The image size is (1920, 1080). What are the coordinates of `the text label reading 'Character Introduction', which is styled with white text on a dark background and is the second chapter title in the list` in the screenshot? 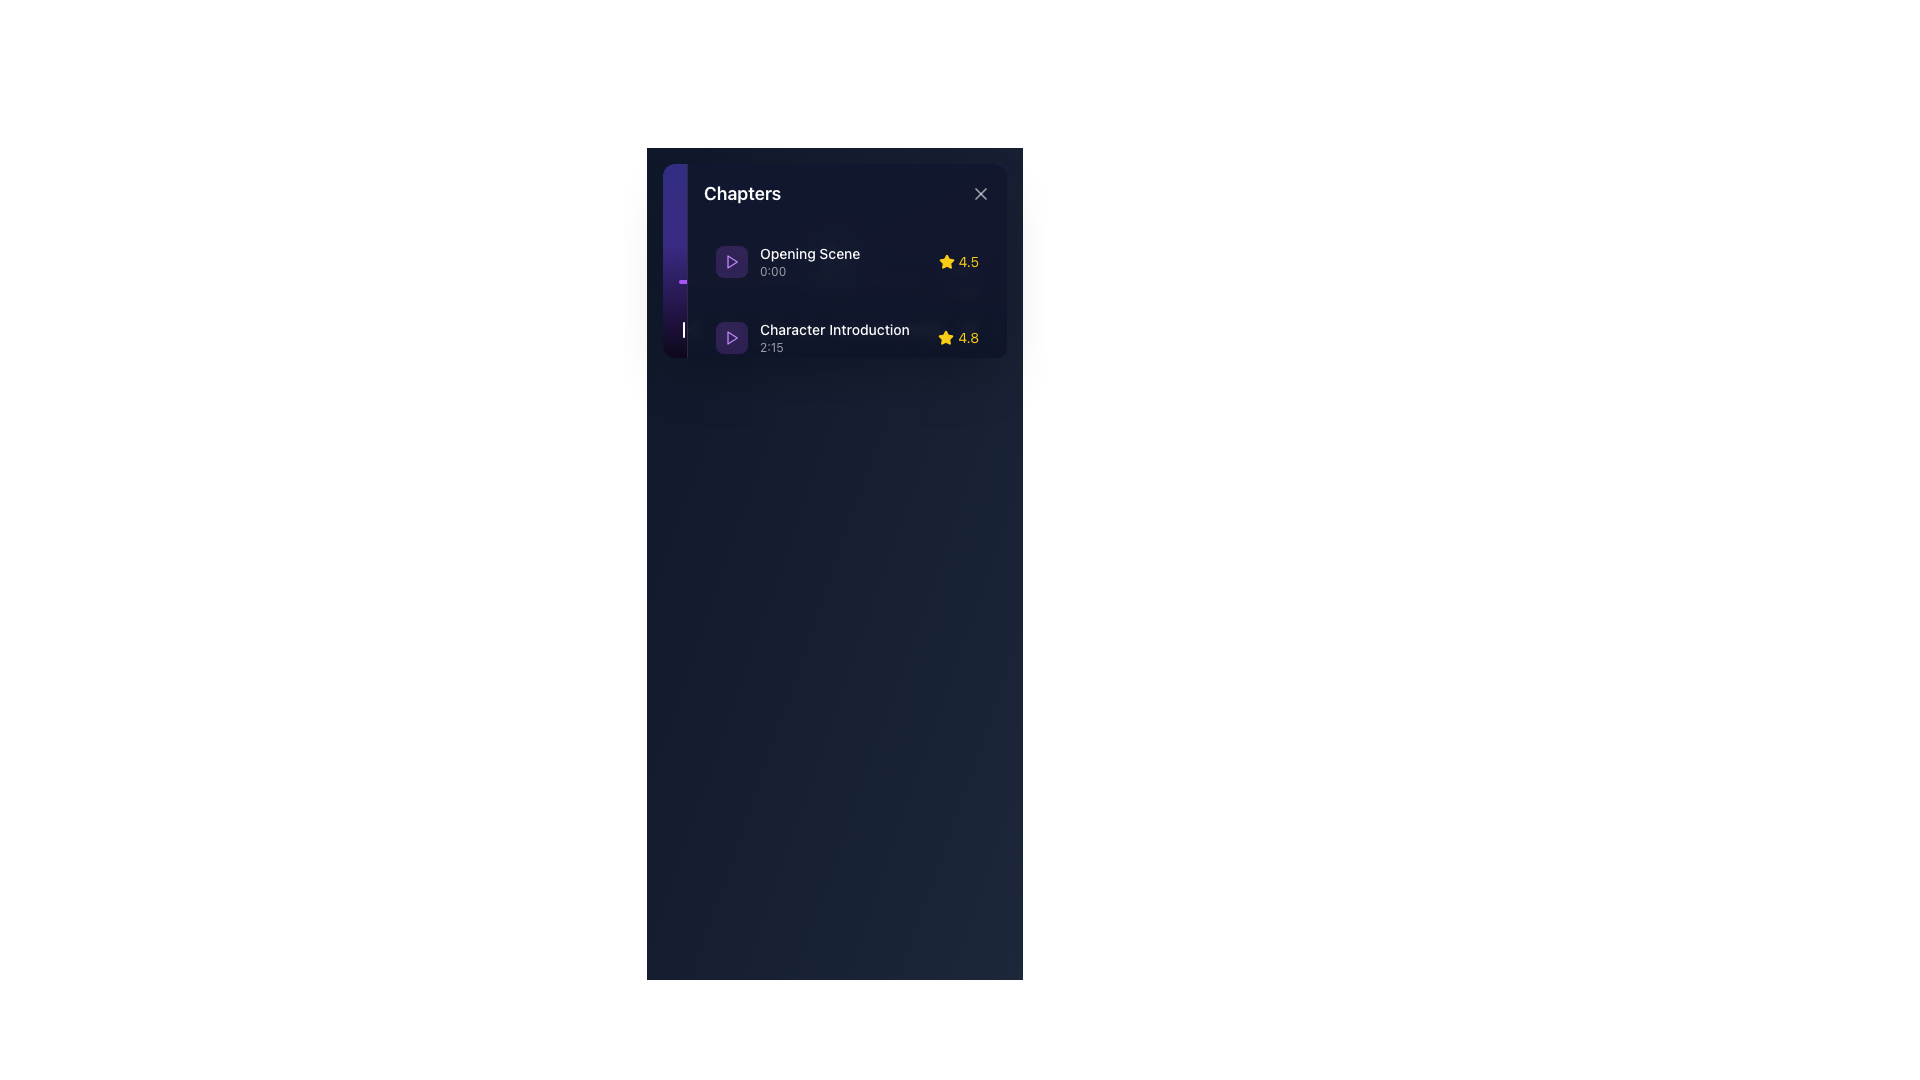 It's located at (835, 329).